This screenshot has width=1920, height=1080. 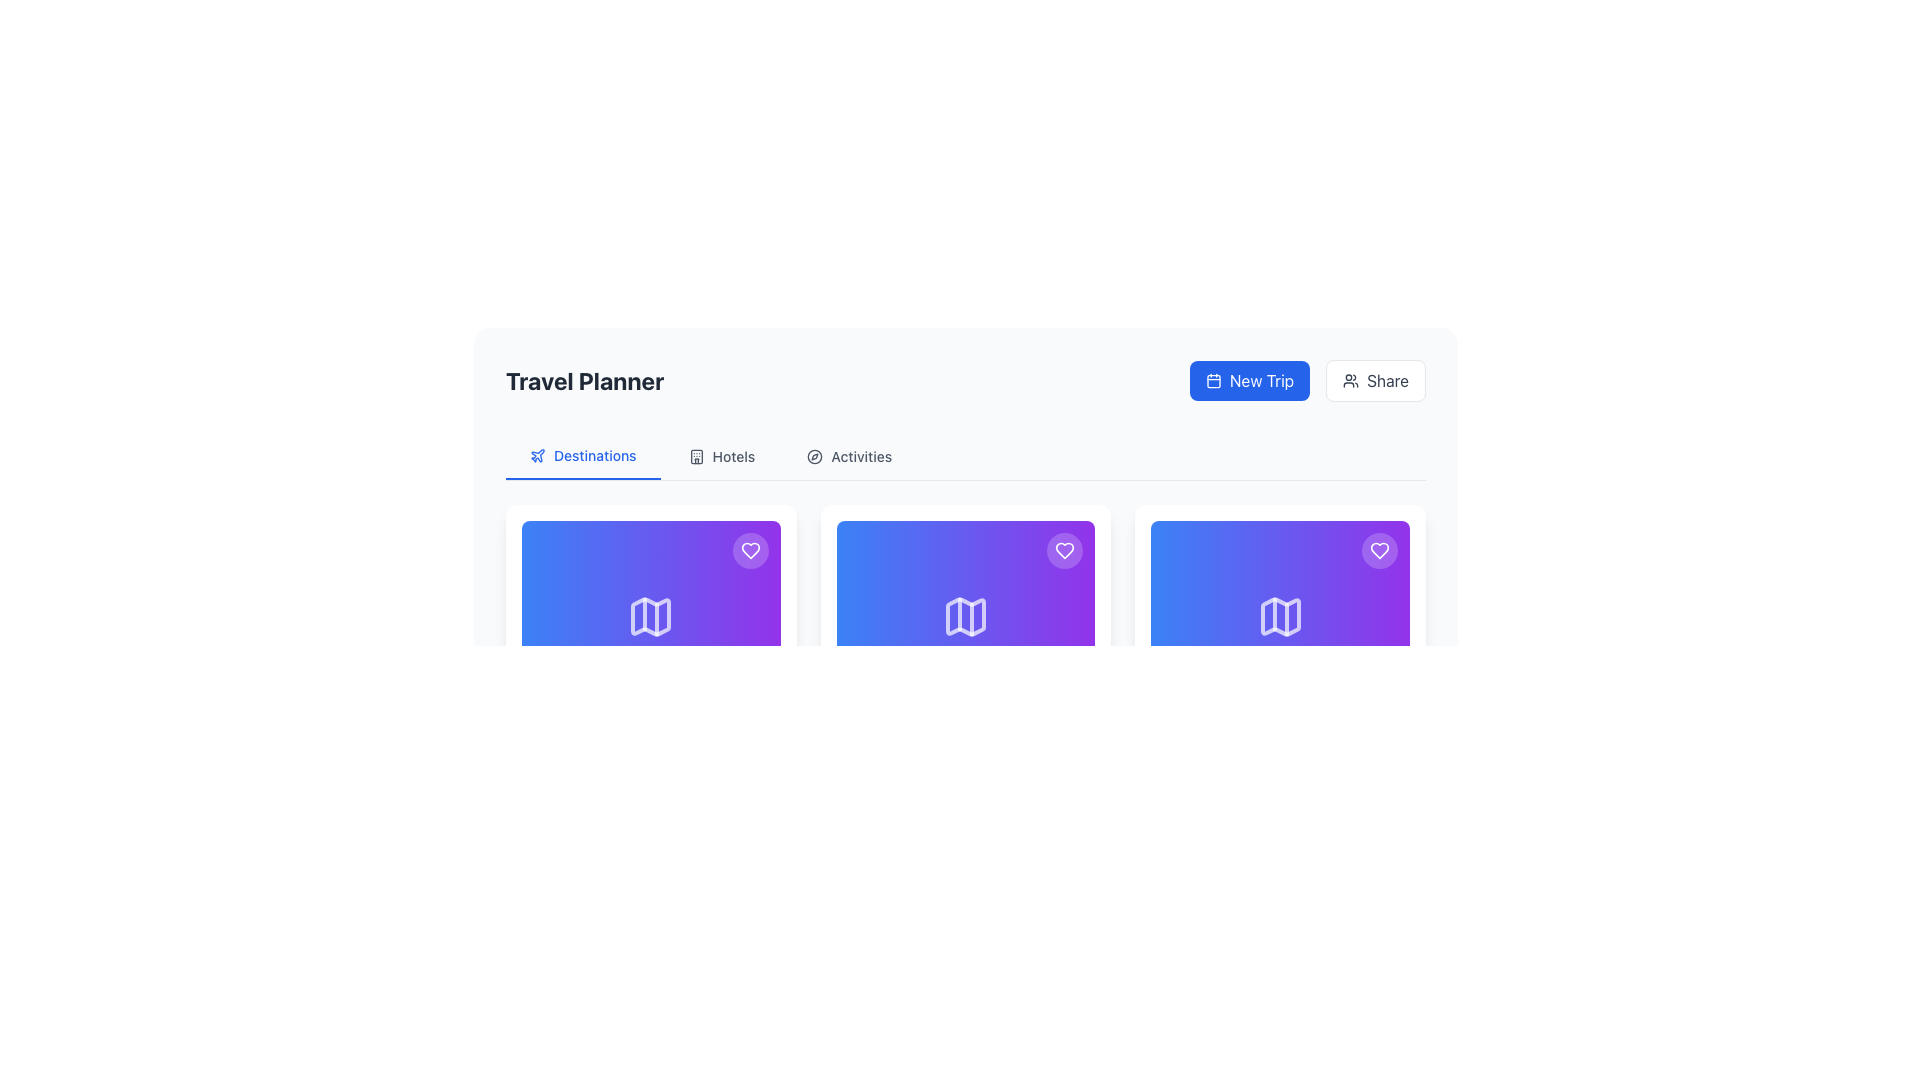 I want to click on the map-like icon, which is styled in white with a semi-transparent overlay against a gradient purple and blue background, located, so click(x=1280, y=616).